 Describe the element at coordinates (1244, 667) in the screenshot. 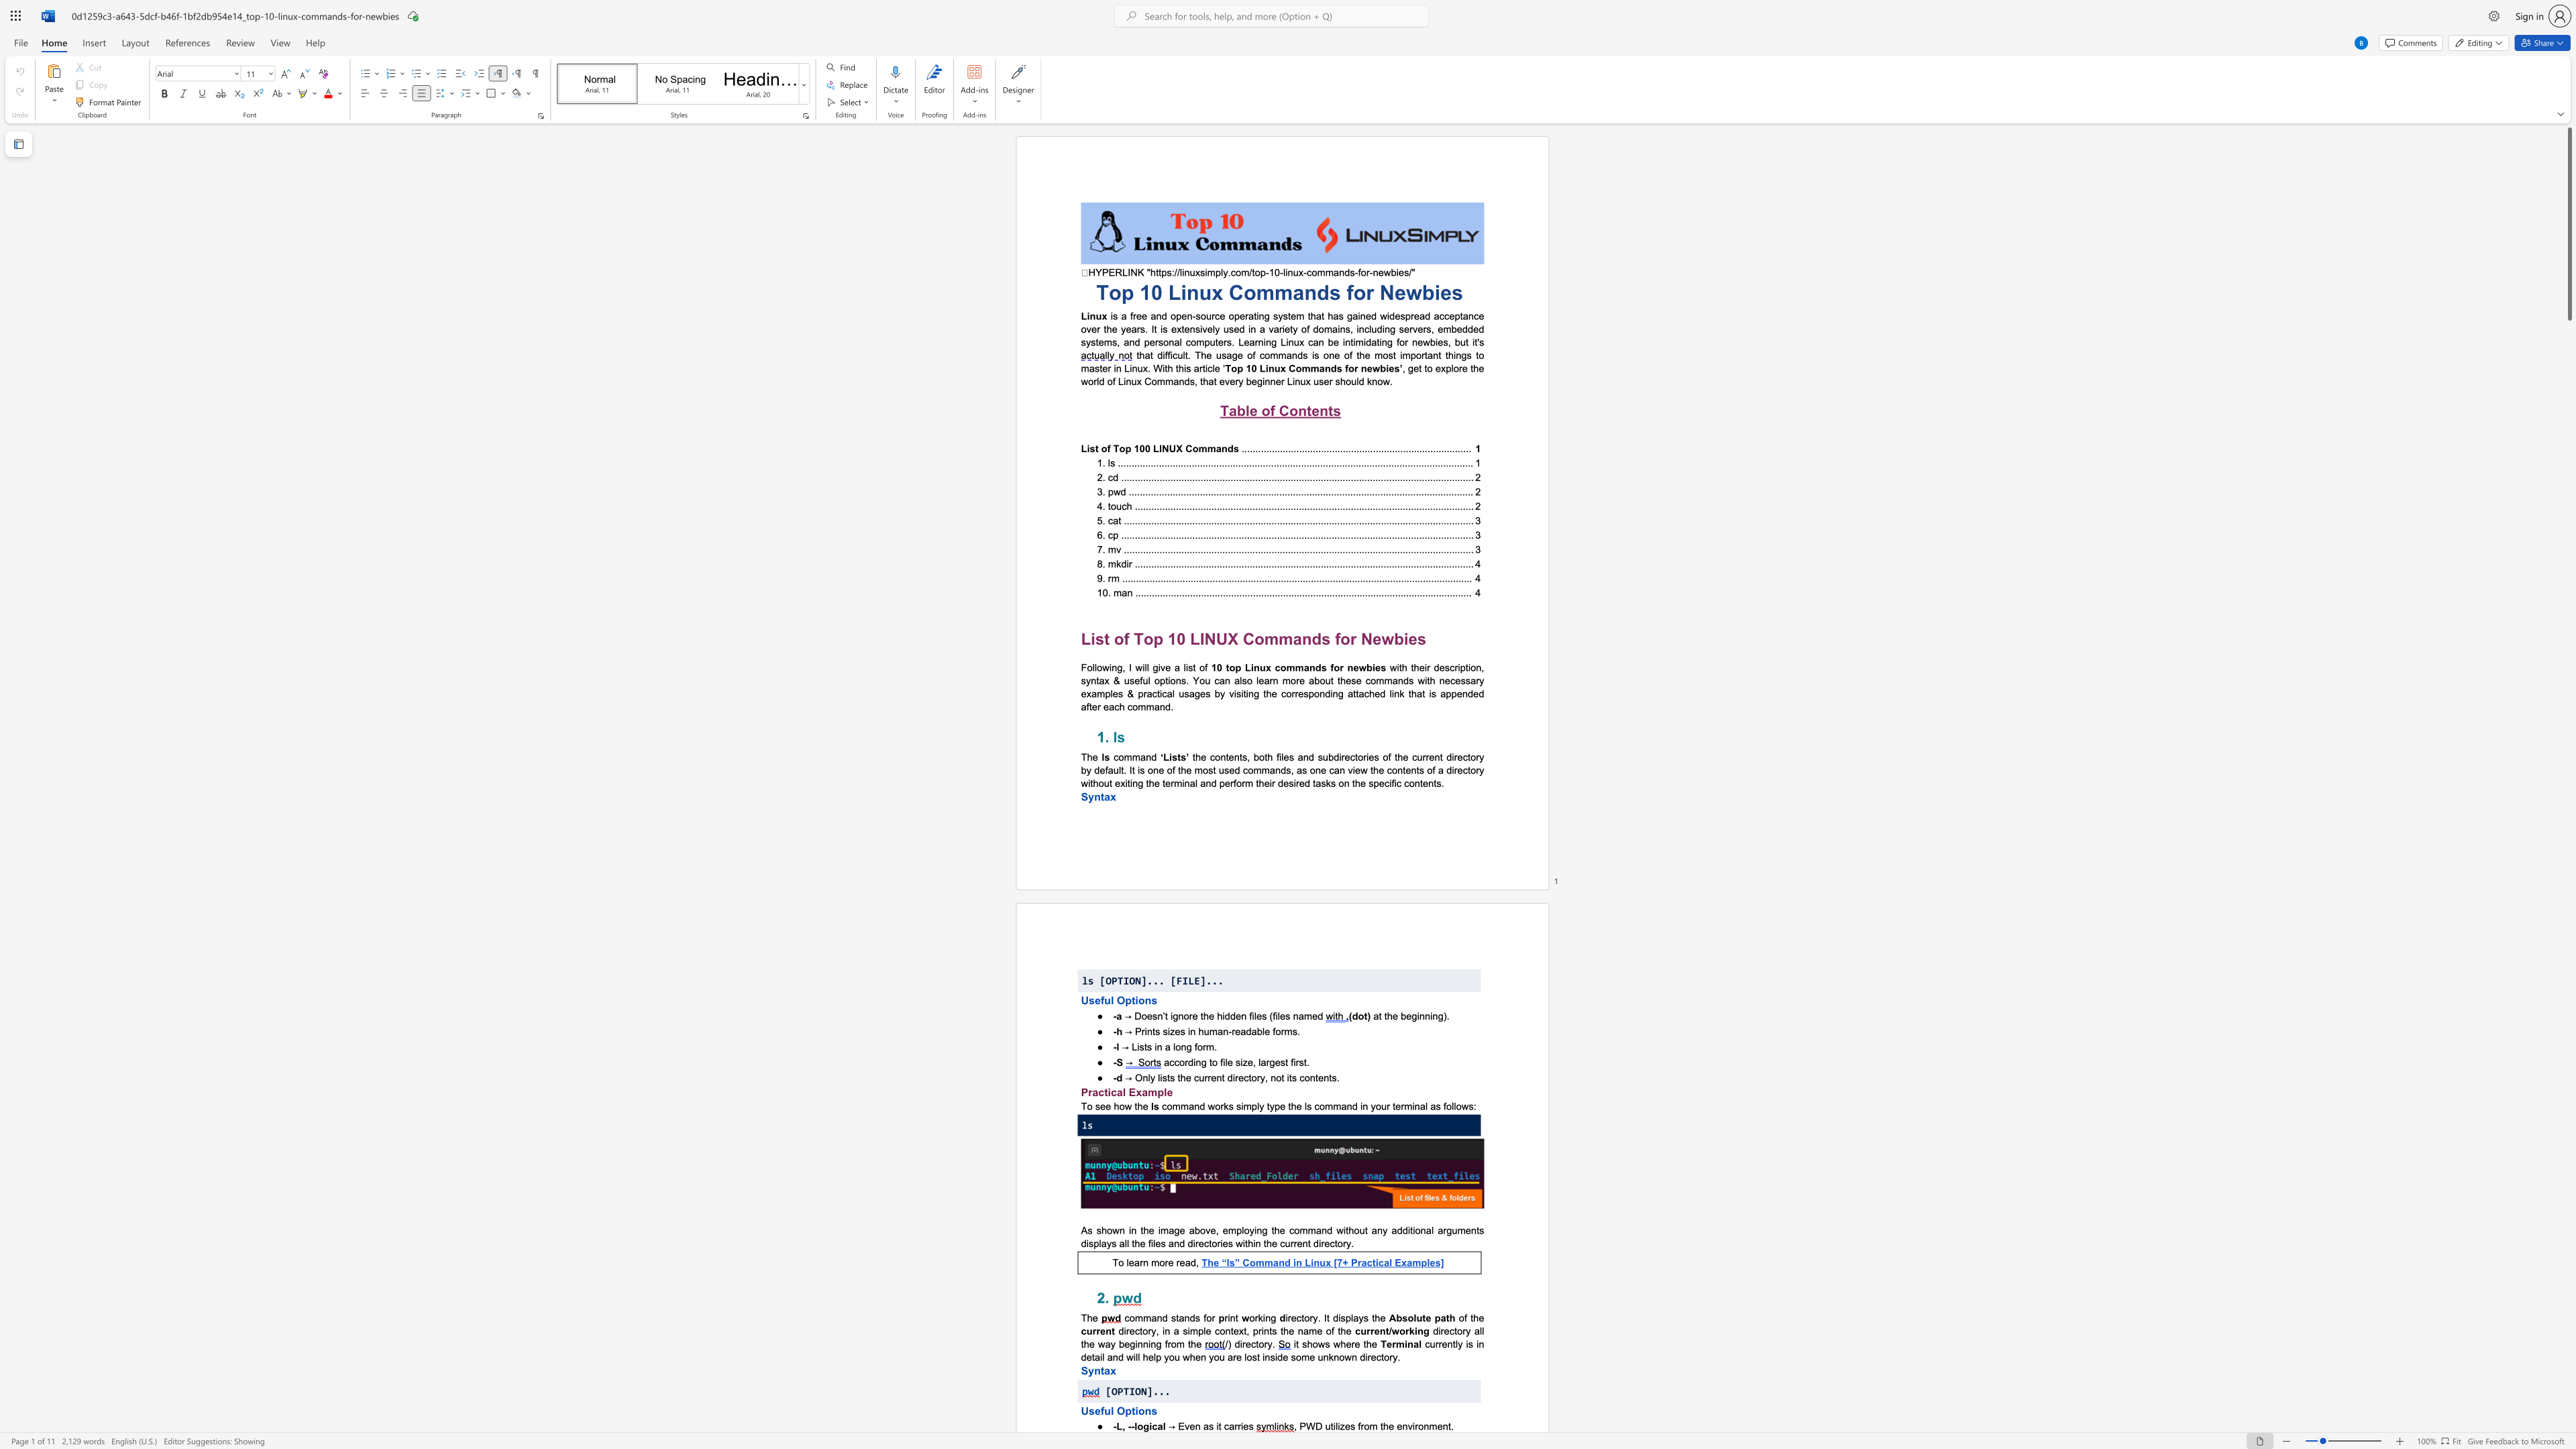

I see `the subset text "Linux commands for ne" within the text "10 top Linux commands for newbies"` at that location.